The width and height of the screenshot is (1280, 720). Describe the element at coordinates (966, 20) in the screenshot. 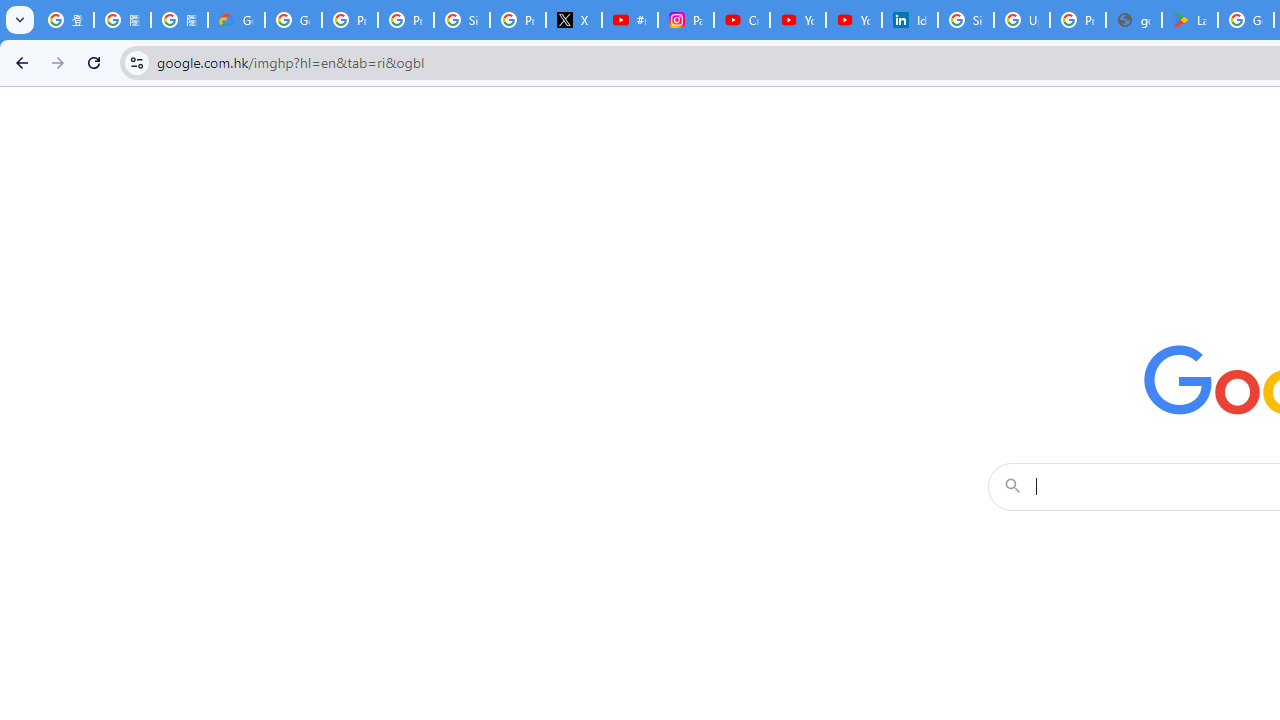

I see `'Sign in - Google Accounts'` at that location.